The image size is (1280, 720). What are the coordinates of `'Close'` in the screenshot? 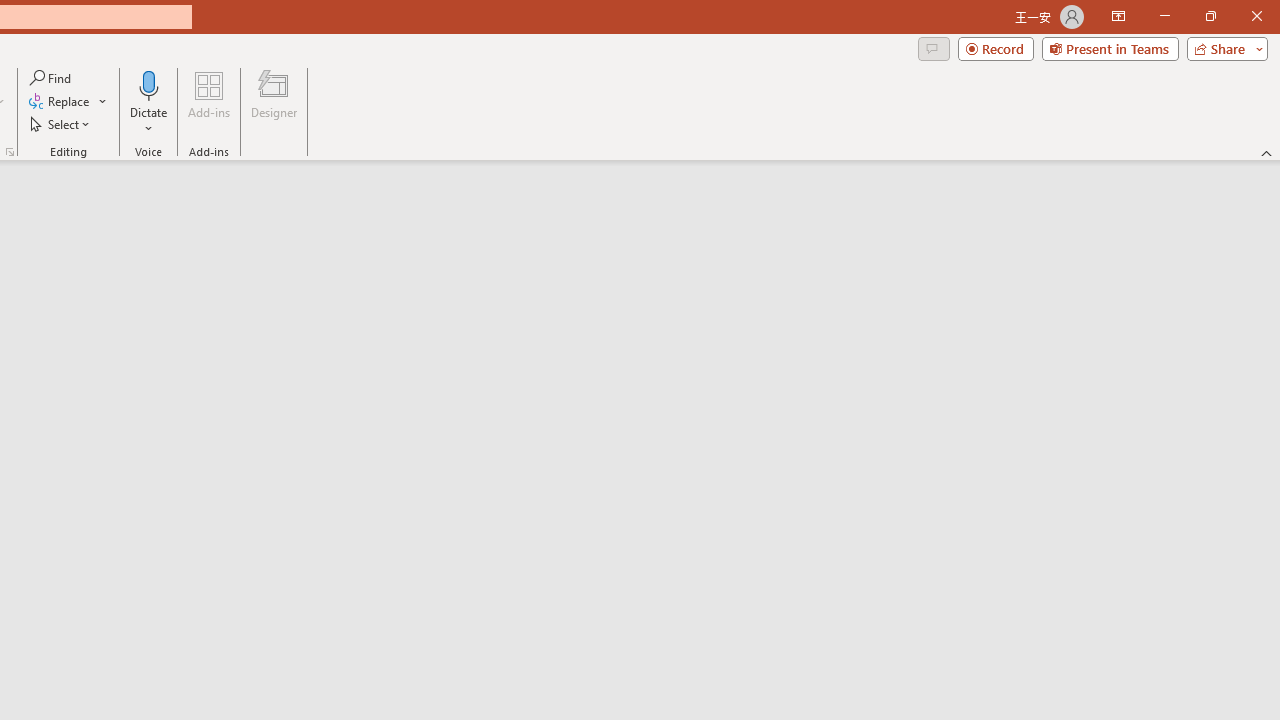 It's located at (1255, 16).